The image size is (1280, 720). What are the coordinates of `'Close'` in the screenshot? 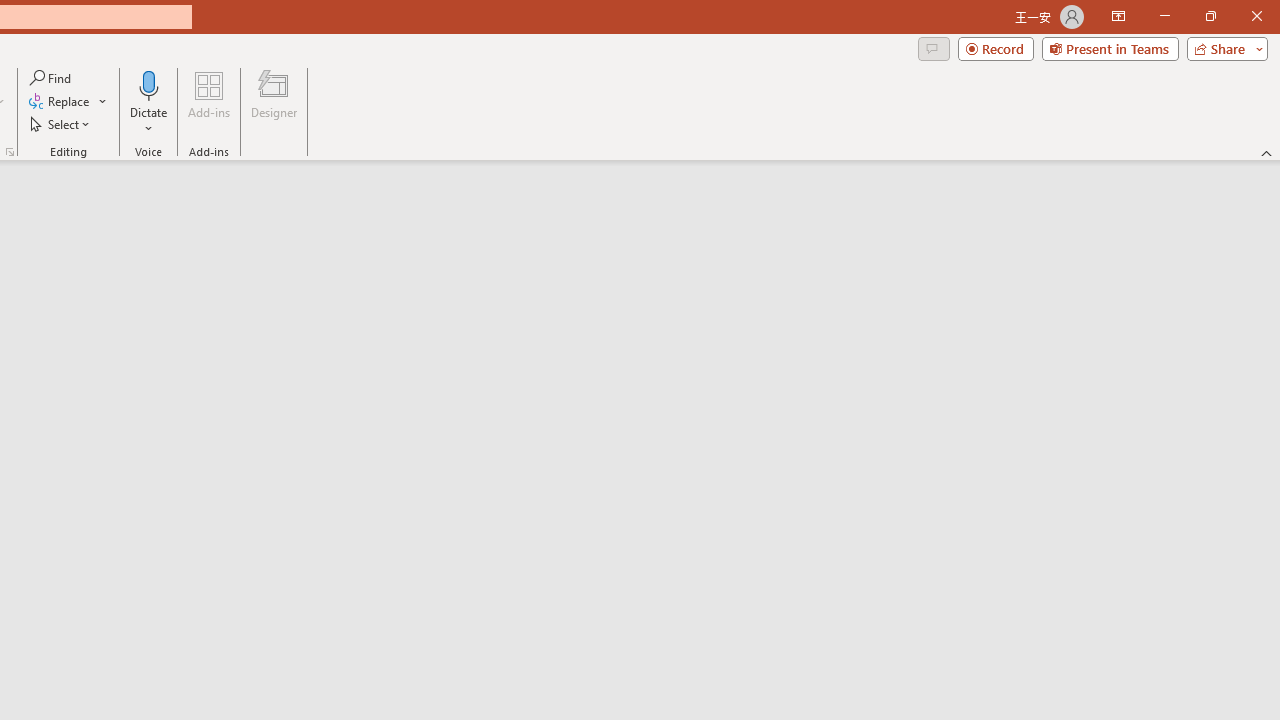 It's located at (1255, 16).